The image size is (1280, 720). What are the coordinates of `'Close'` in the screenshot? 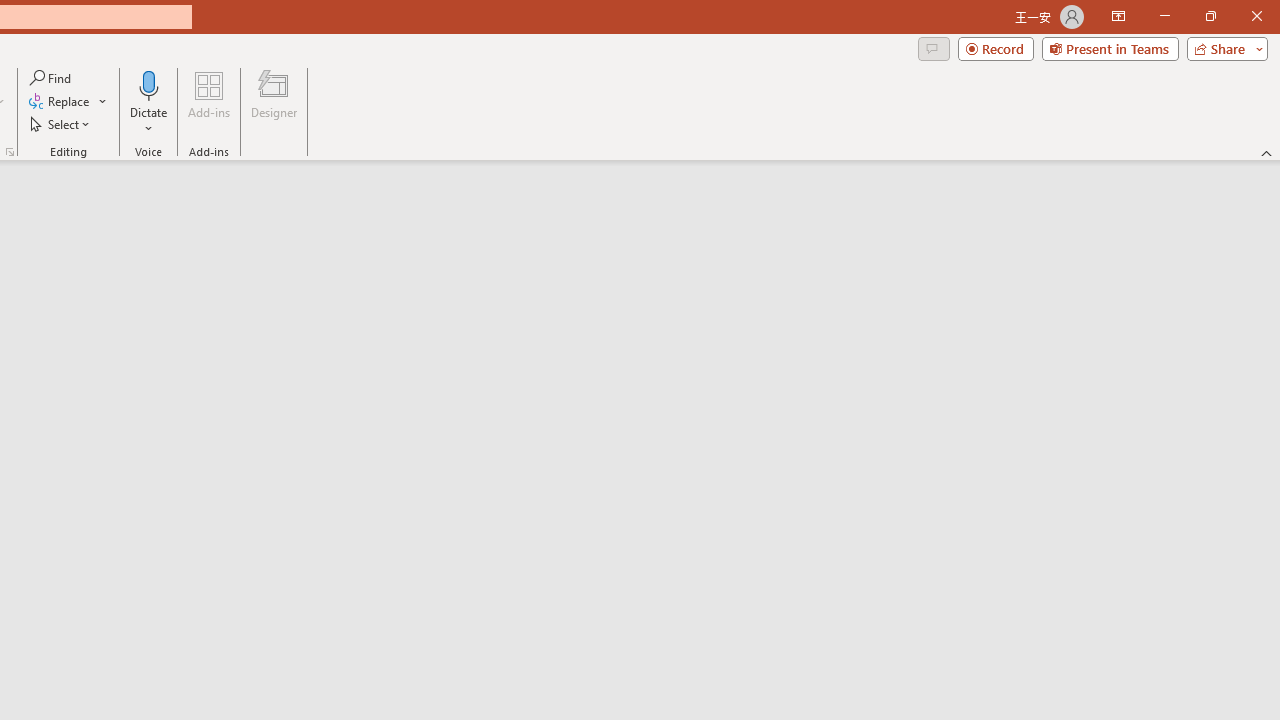 It's located at (1255, 16).